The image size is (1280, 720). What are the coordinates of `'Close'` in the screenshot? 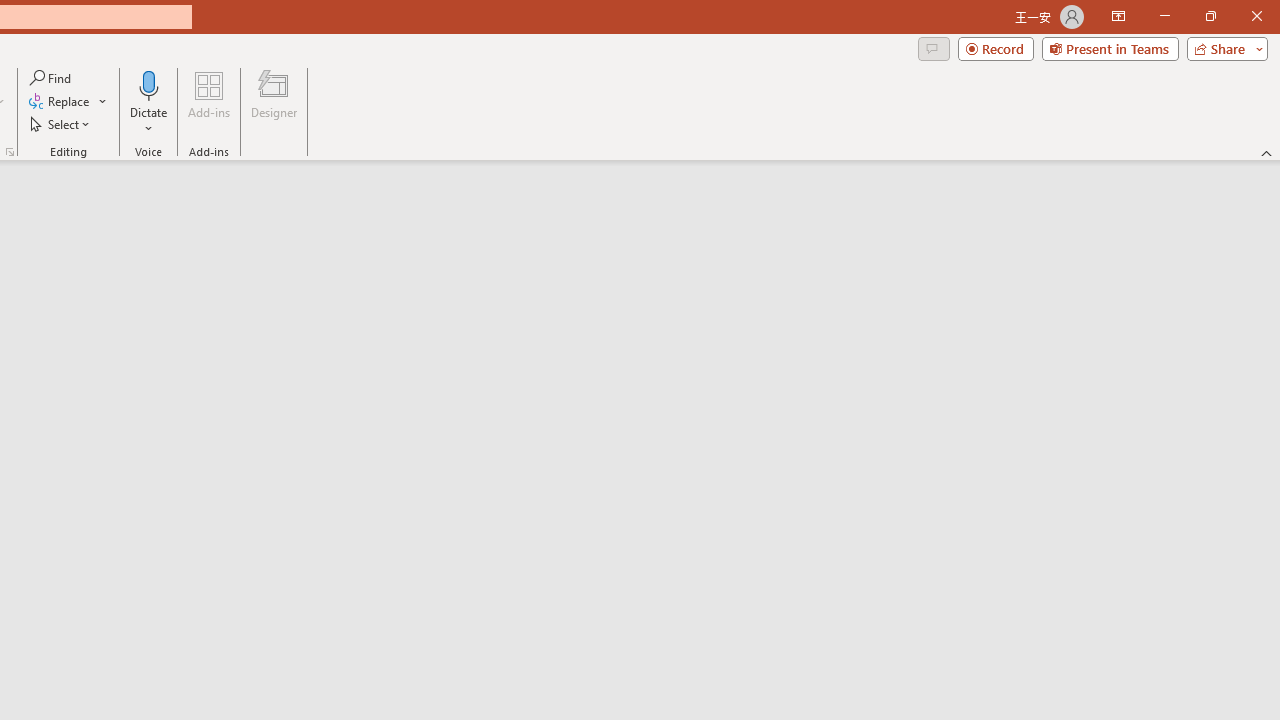 It's located at (1255, 16).